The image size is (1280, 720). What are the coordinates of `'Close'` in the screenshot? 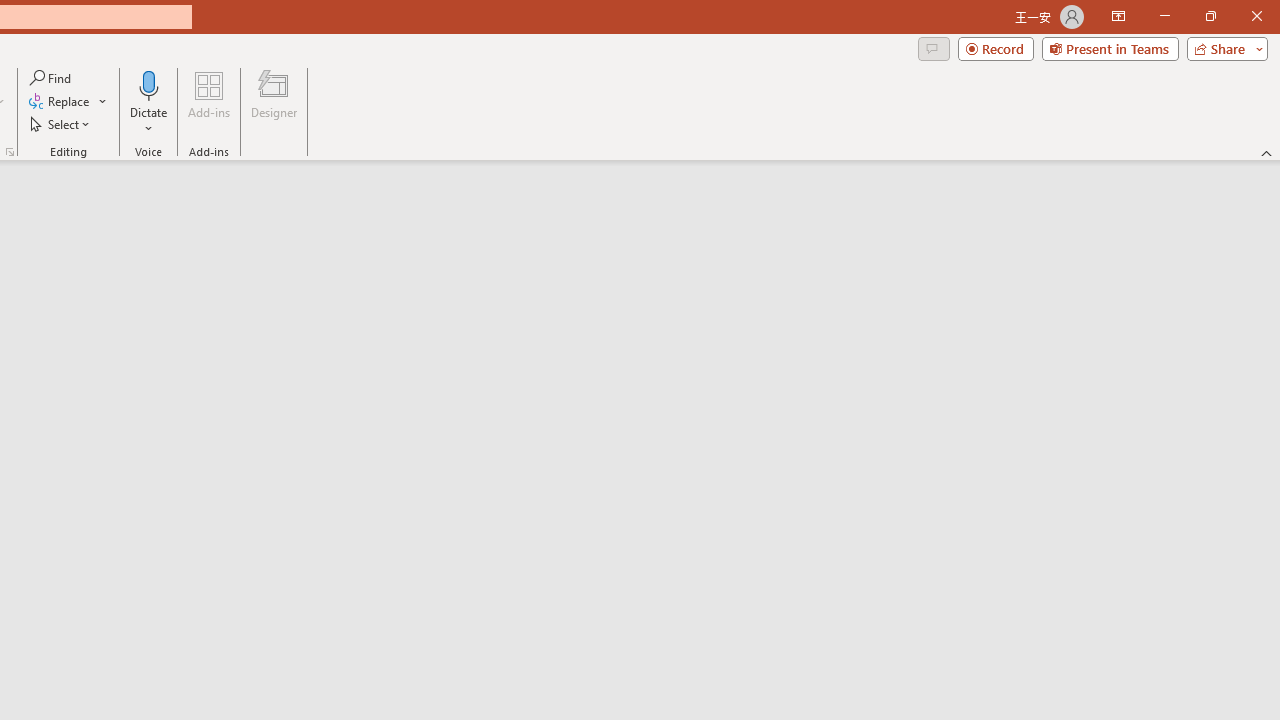 It's located at (1255, 16).